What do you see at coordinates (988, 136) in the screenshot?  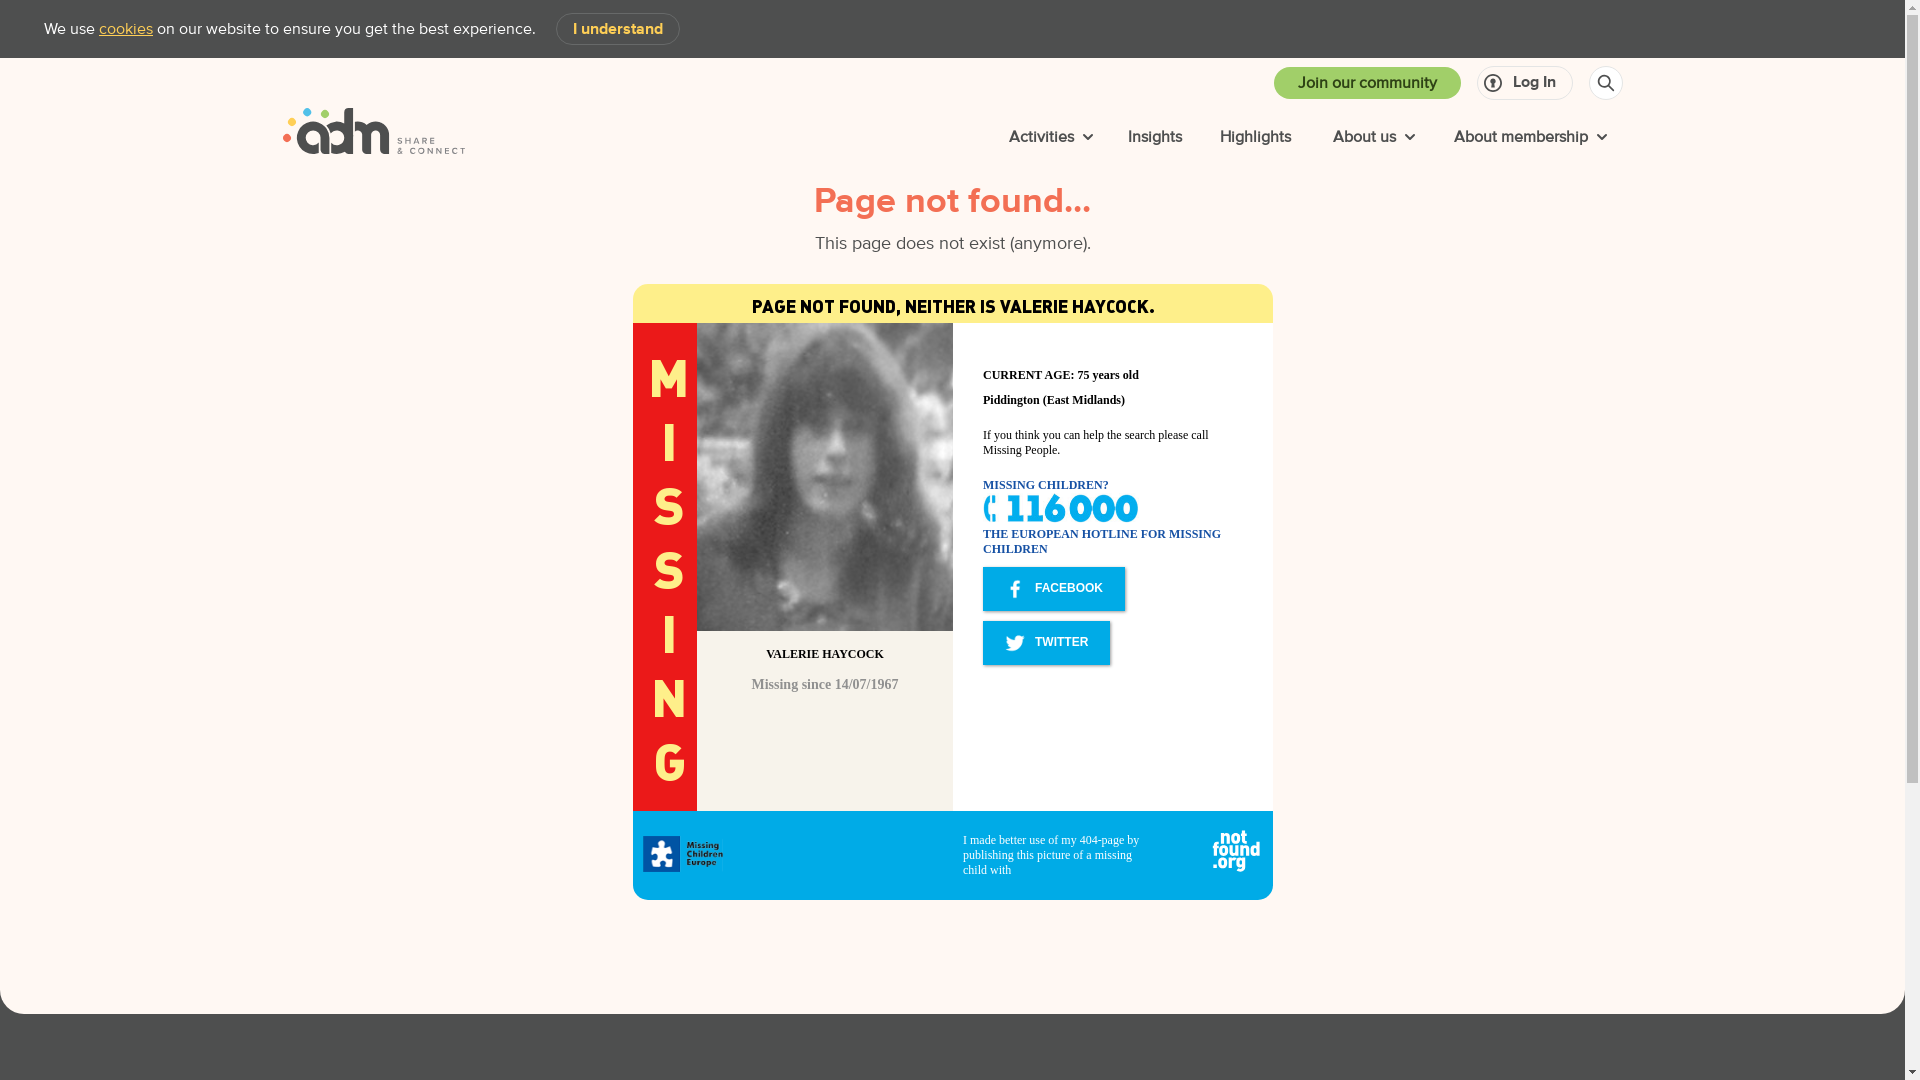 I see `'Activities'` at bounding box center [988, 136].